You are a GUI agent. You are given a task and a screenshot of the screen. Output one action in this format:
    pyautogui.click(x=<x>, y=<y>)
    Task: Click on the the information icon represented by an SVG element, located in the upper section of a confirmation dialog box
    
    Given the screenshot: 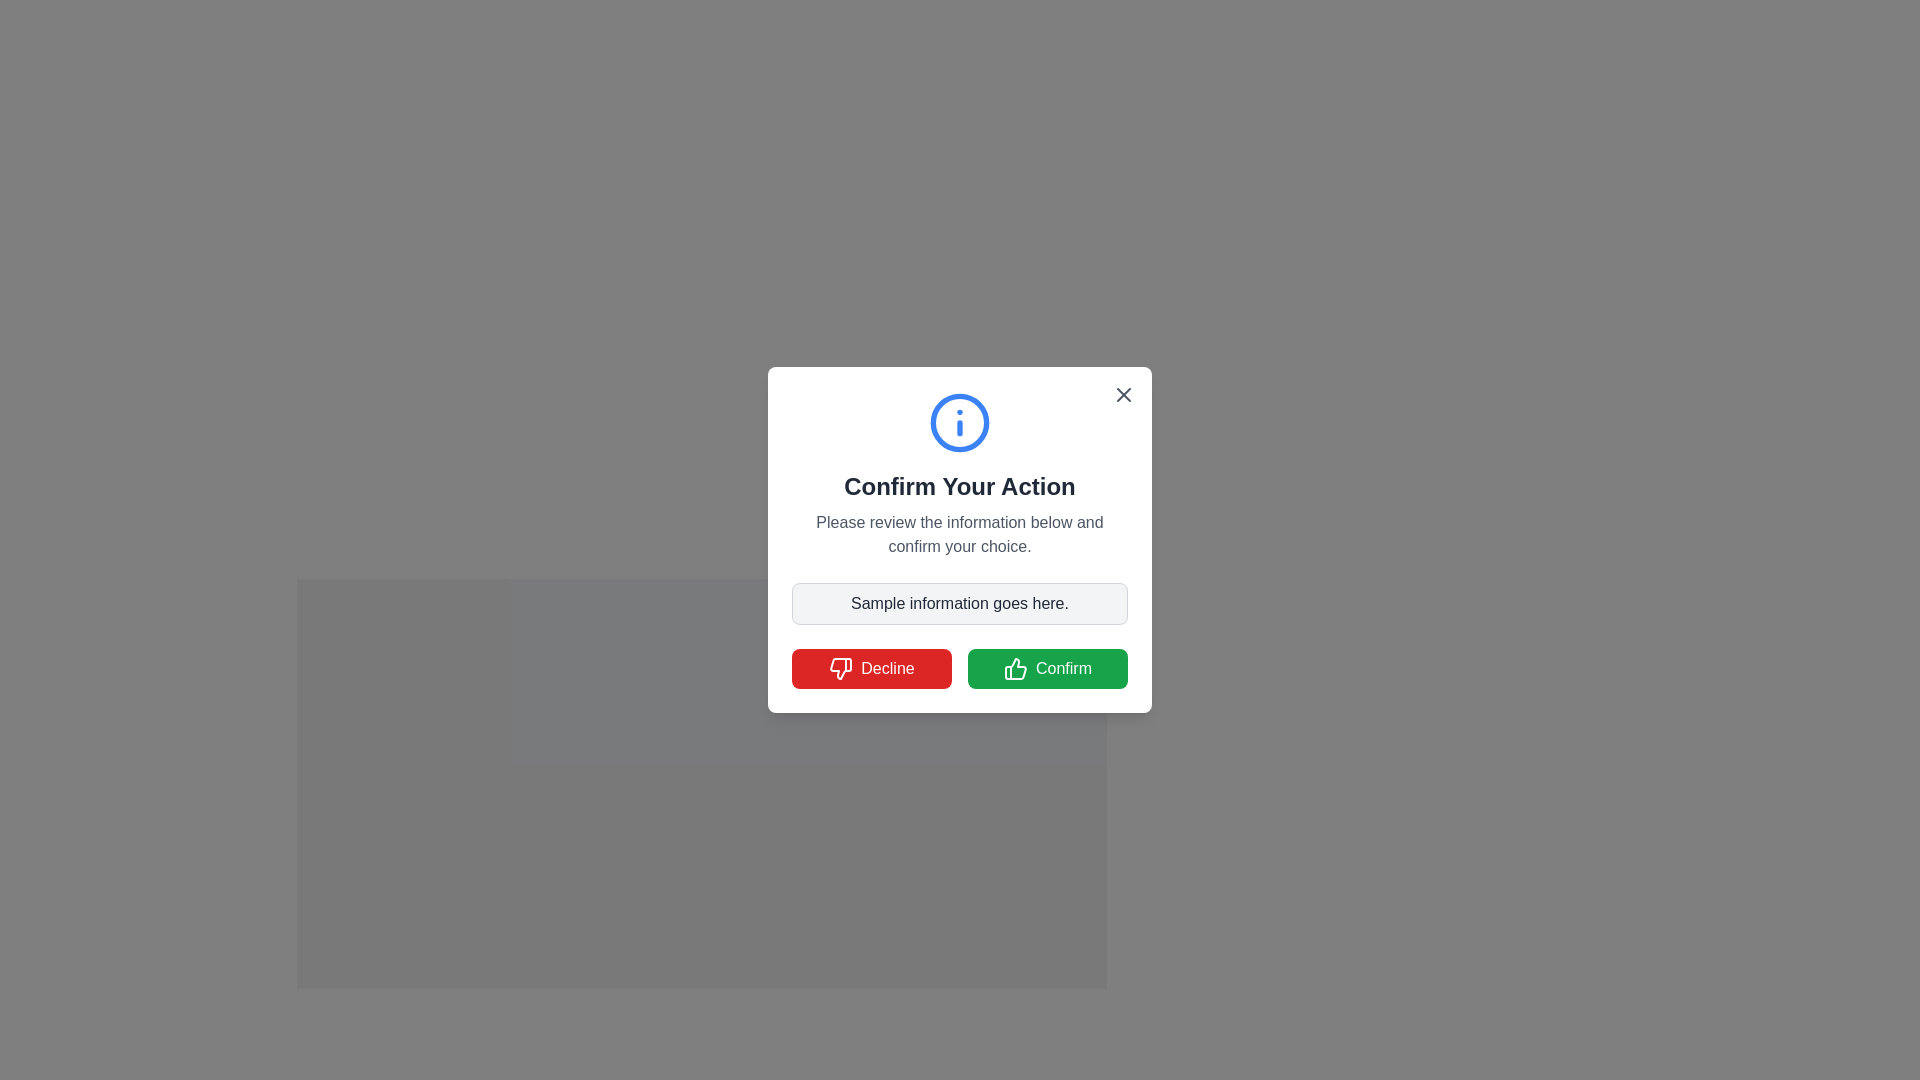 What is the action you would take?
    pyautogui.click(x=960, y=422)
    